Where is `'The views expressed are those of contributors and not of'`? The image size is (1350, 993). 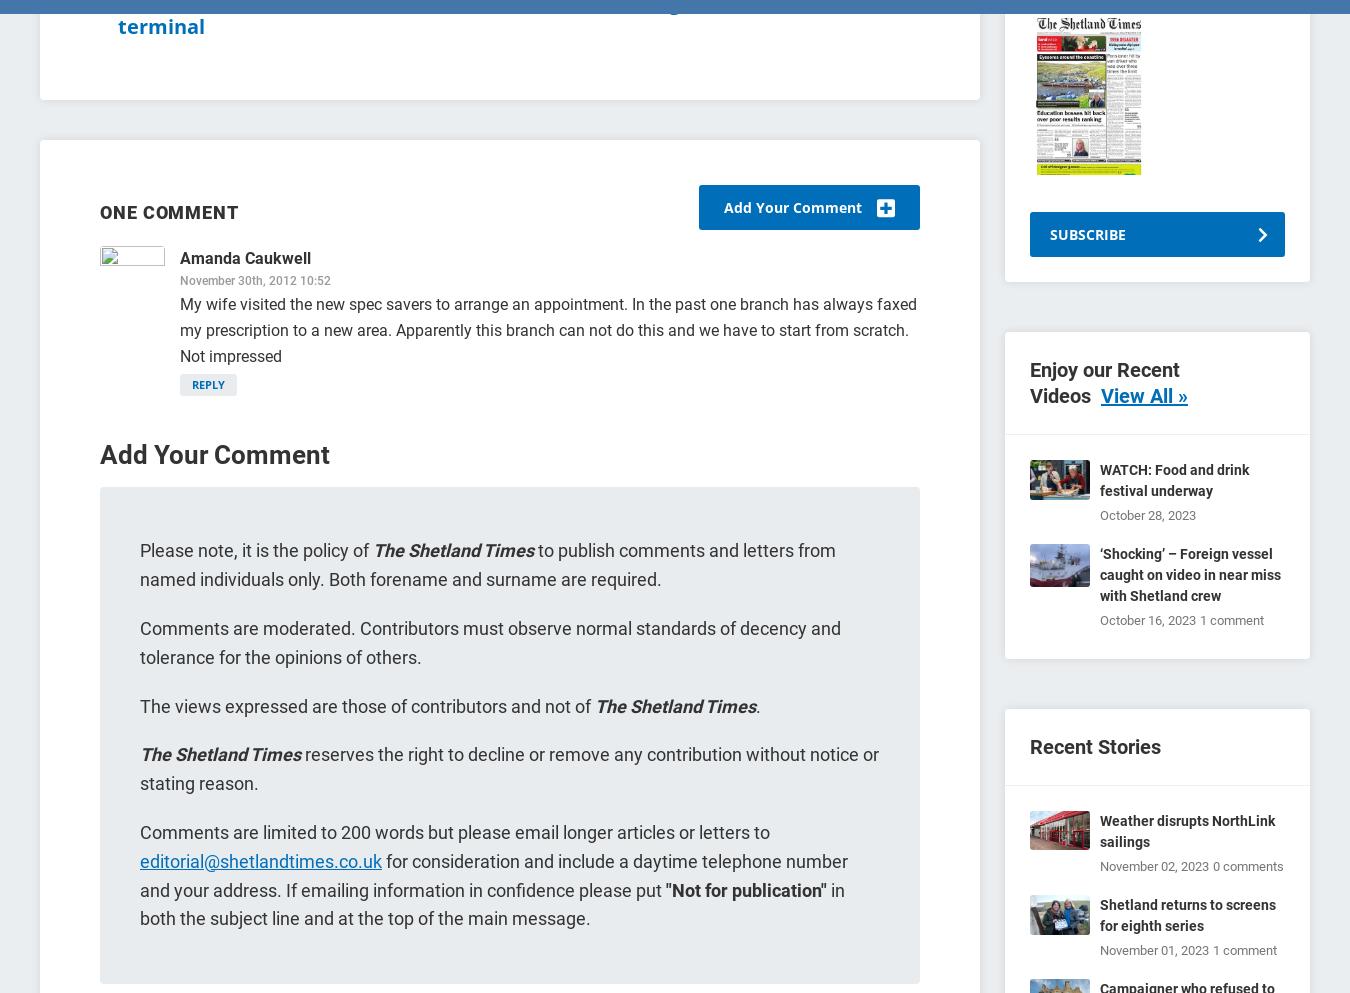
'The views expressed are those of contributors and not of' is located at coordinates (367, 704).